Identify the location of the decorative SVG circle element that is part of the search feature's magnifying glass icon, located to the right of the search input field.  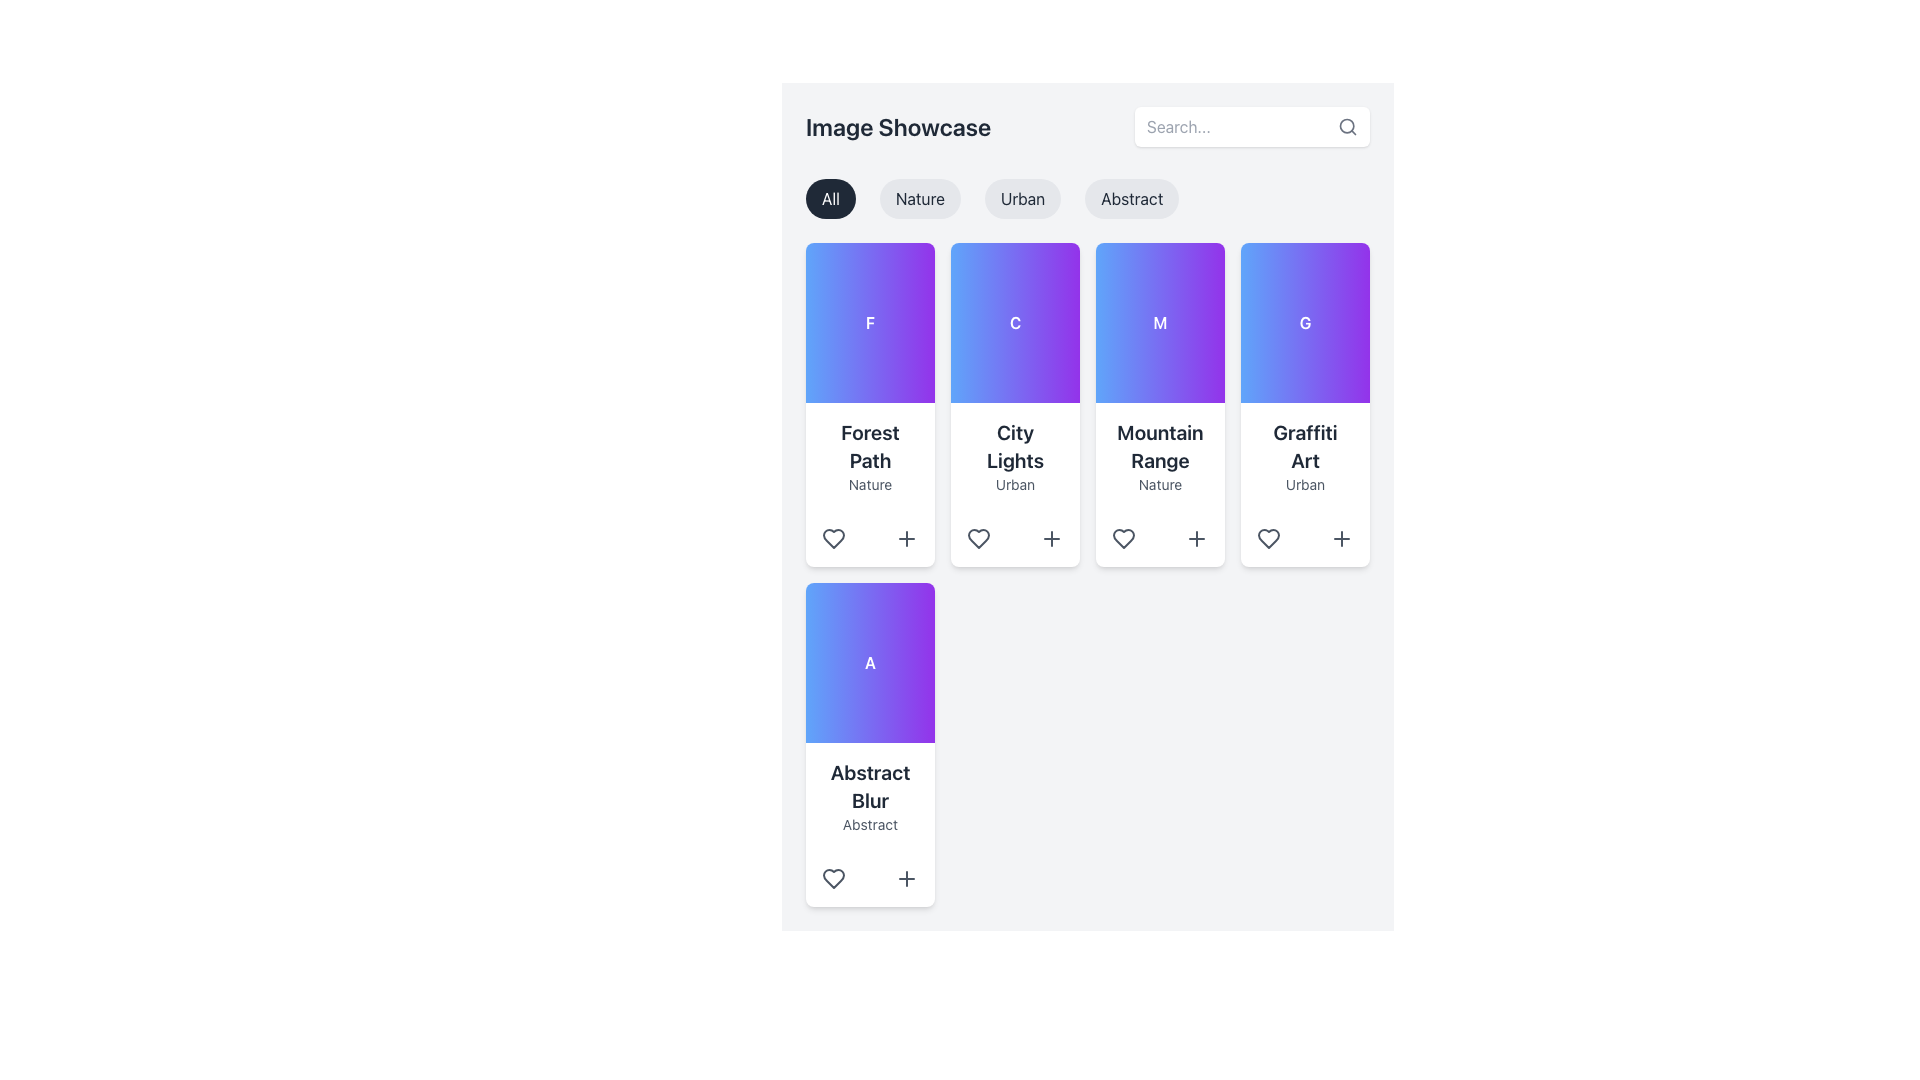
(1347, 126).